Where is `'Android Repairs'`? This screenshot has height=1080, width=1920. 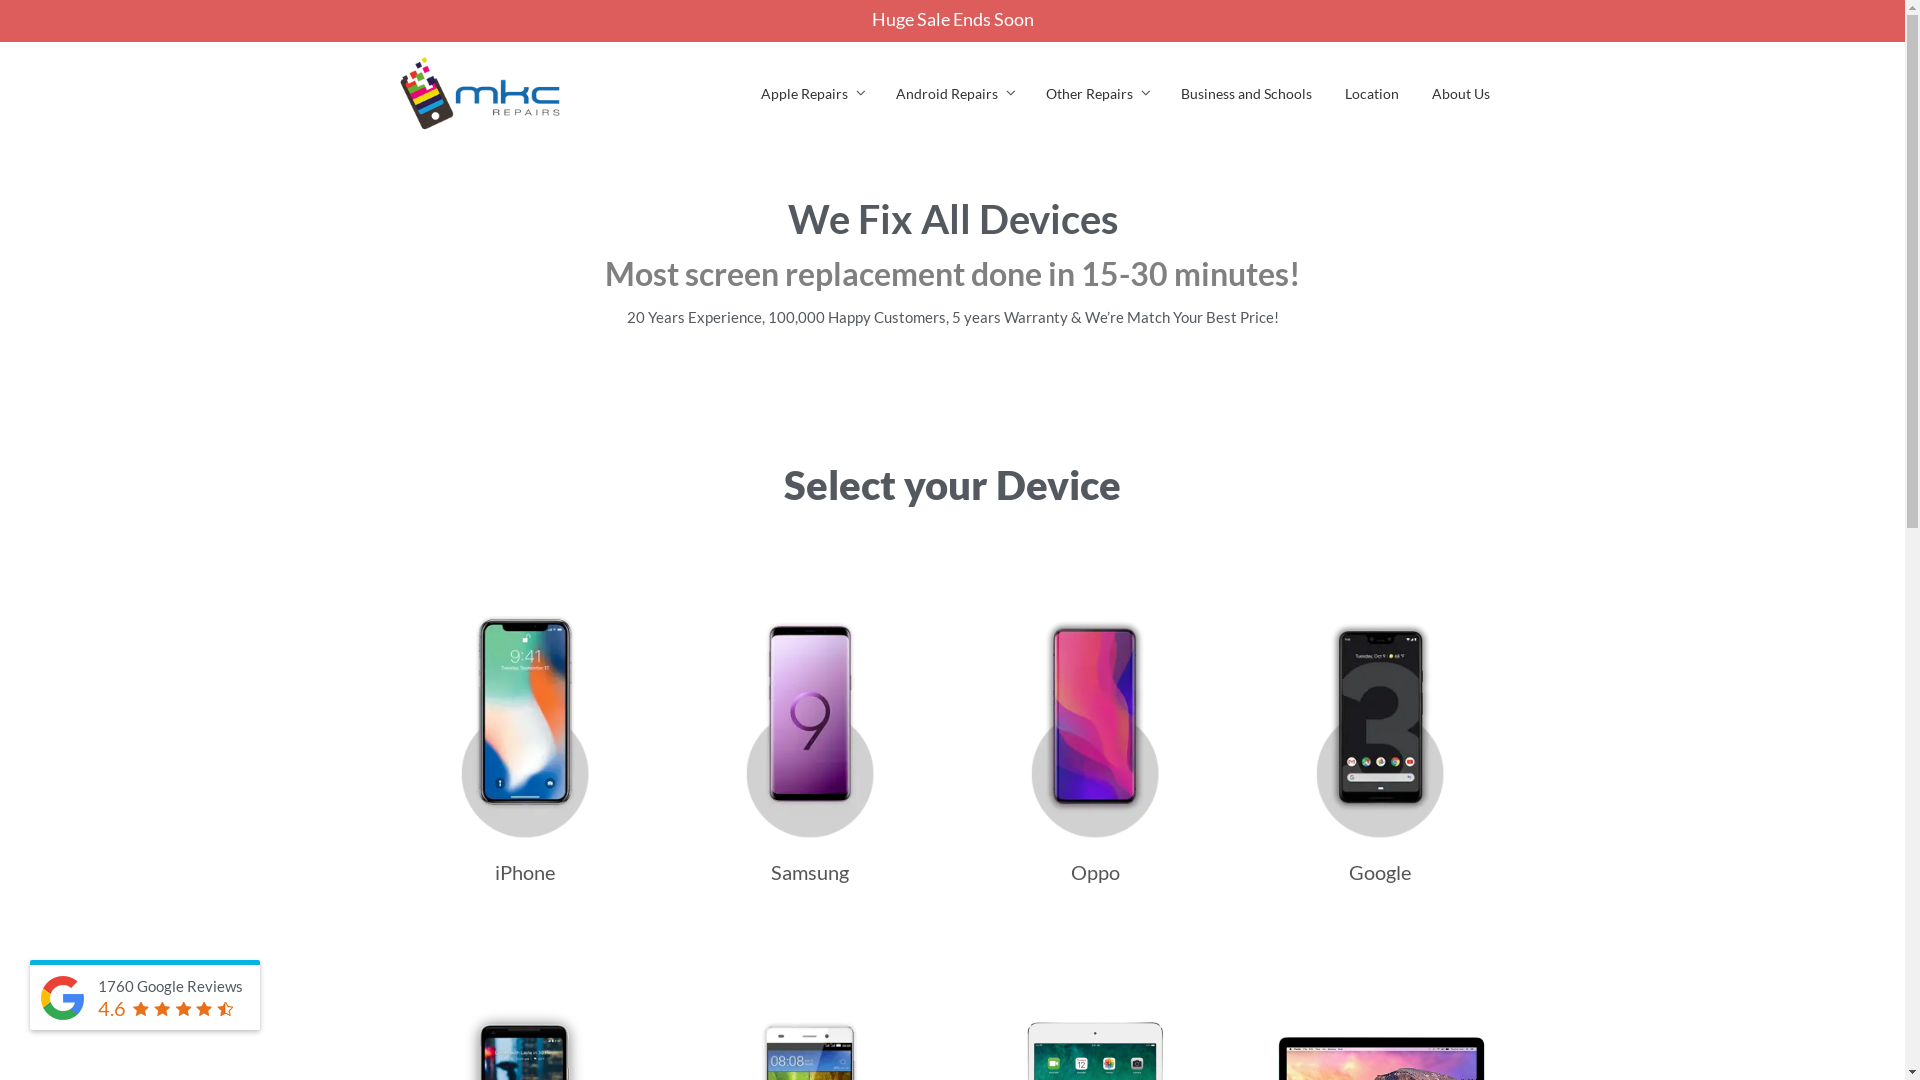
'Android Repairs' is located at coordinates (944, 93).